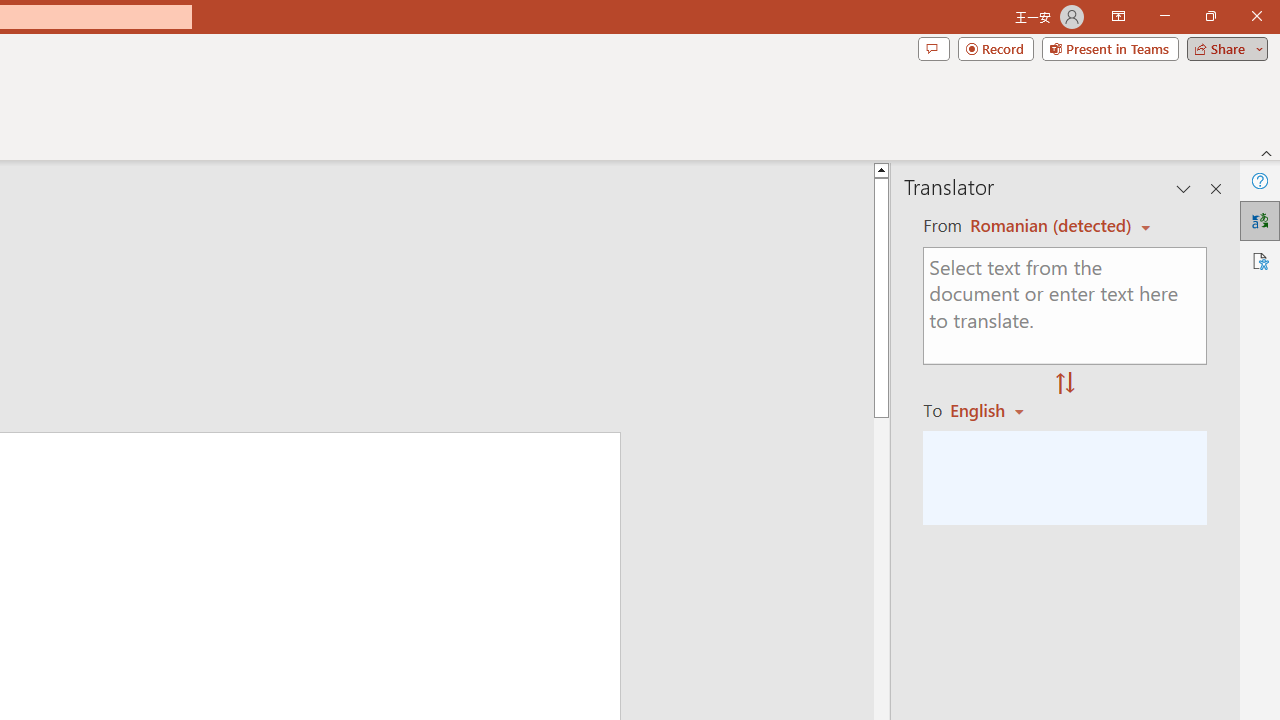 This screenshot has width=1280, height=720. Describe the element at coordinates (1117, 16) in the screenshot. I see `'Ribbon Display Options'` at that location.